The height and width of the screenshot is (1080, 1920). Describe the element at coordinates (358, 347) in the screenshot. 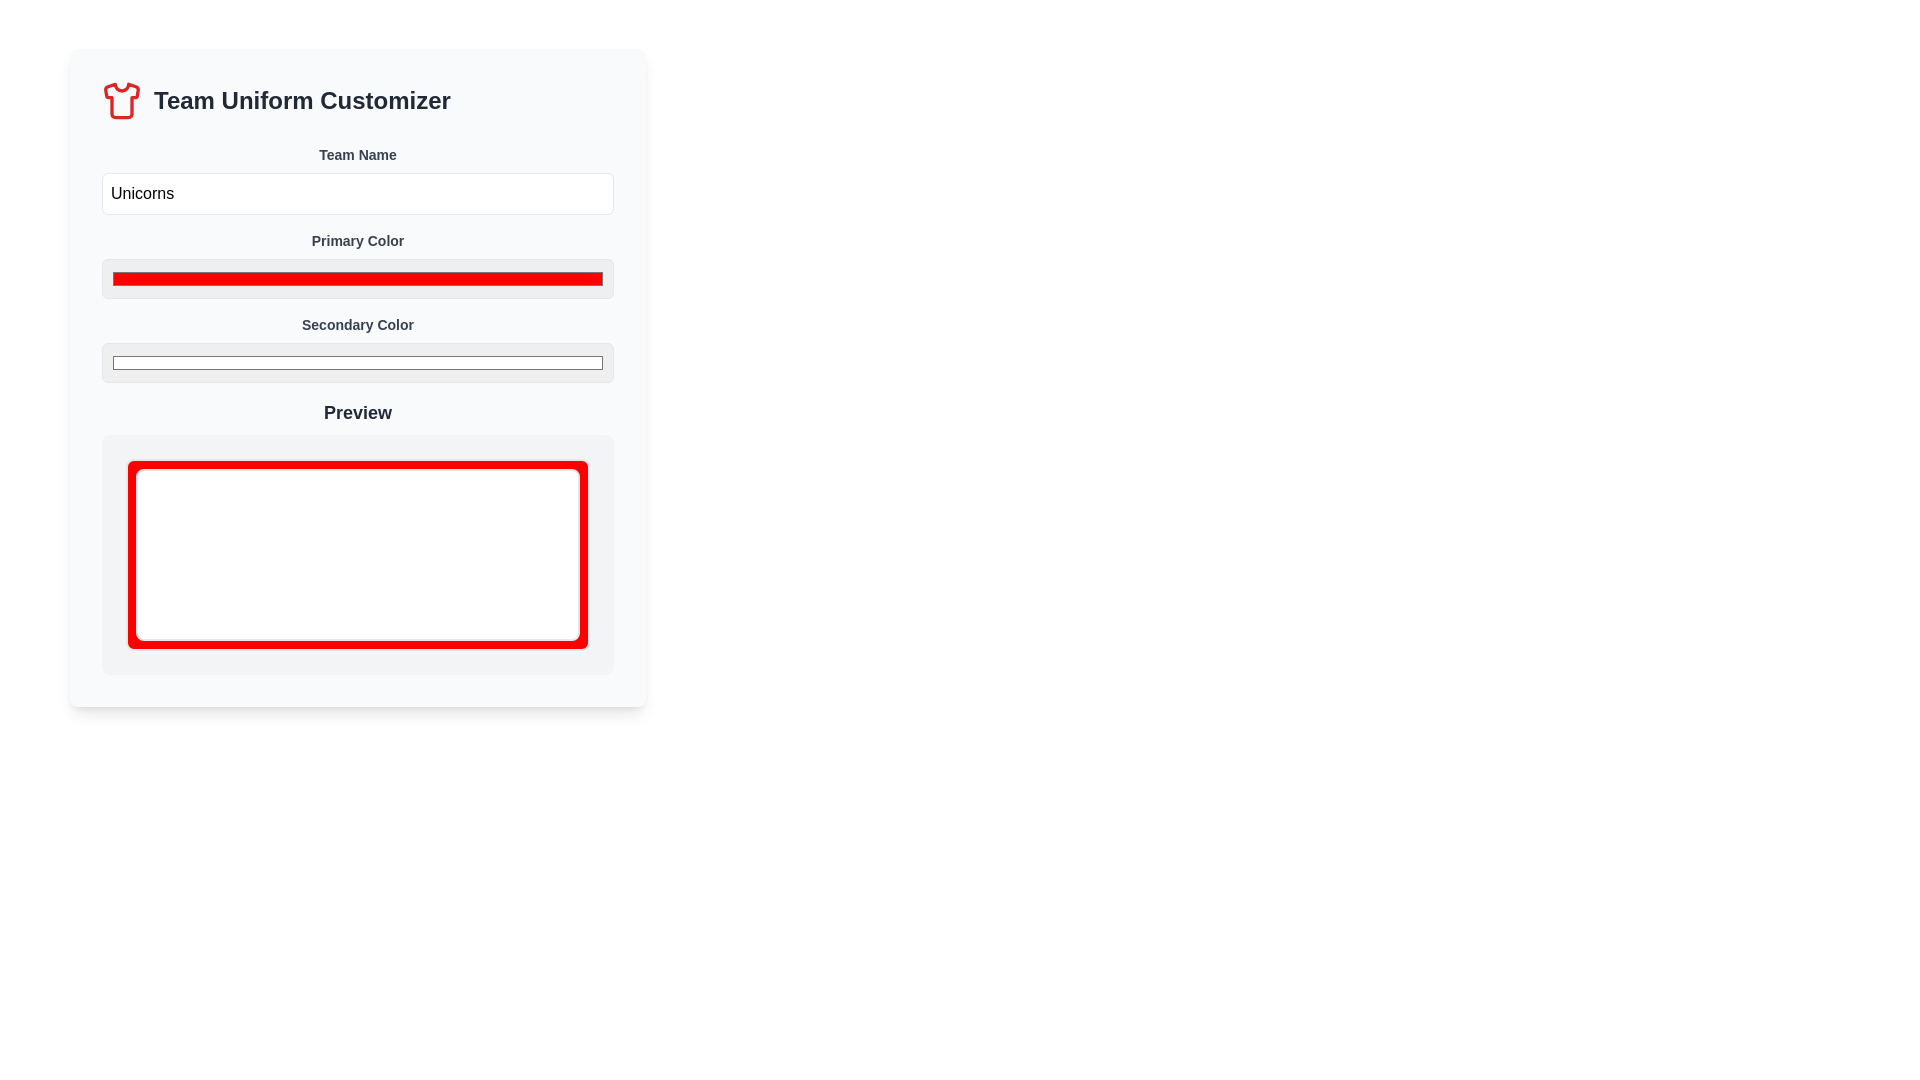

I see `the 'Secondary Color' input field` at that location.